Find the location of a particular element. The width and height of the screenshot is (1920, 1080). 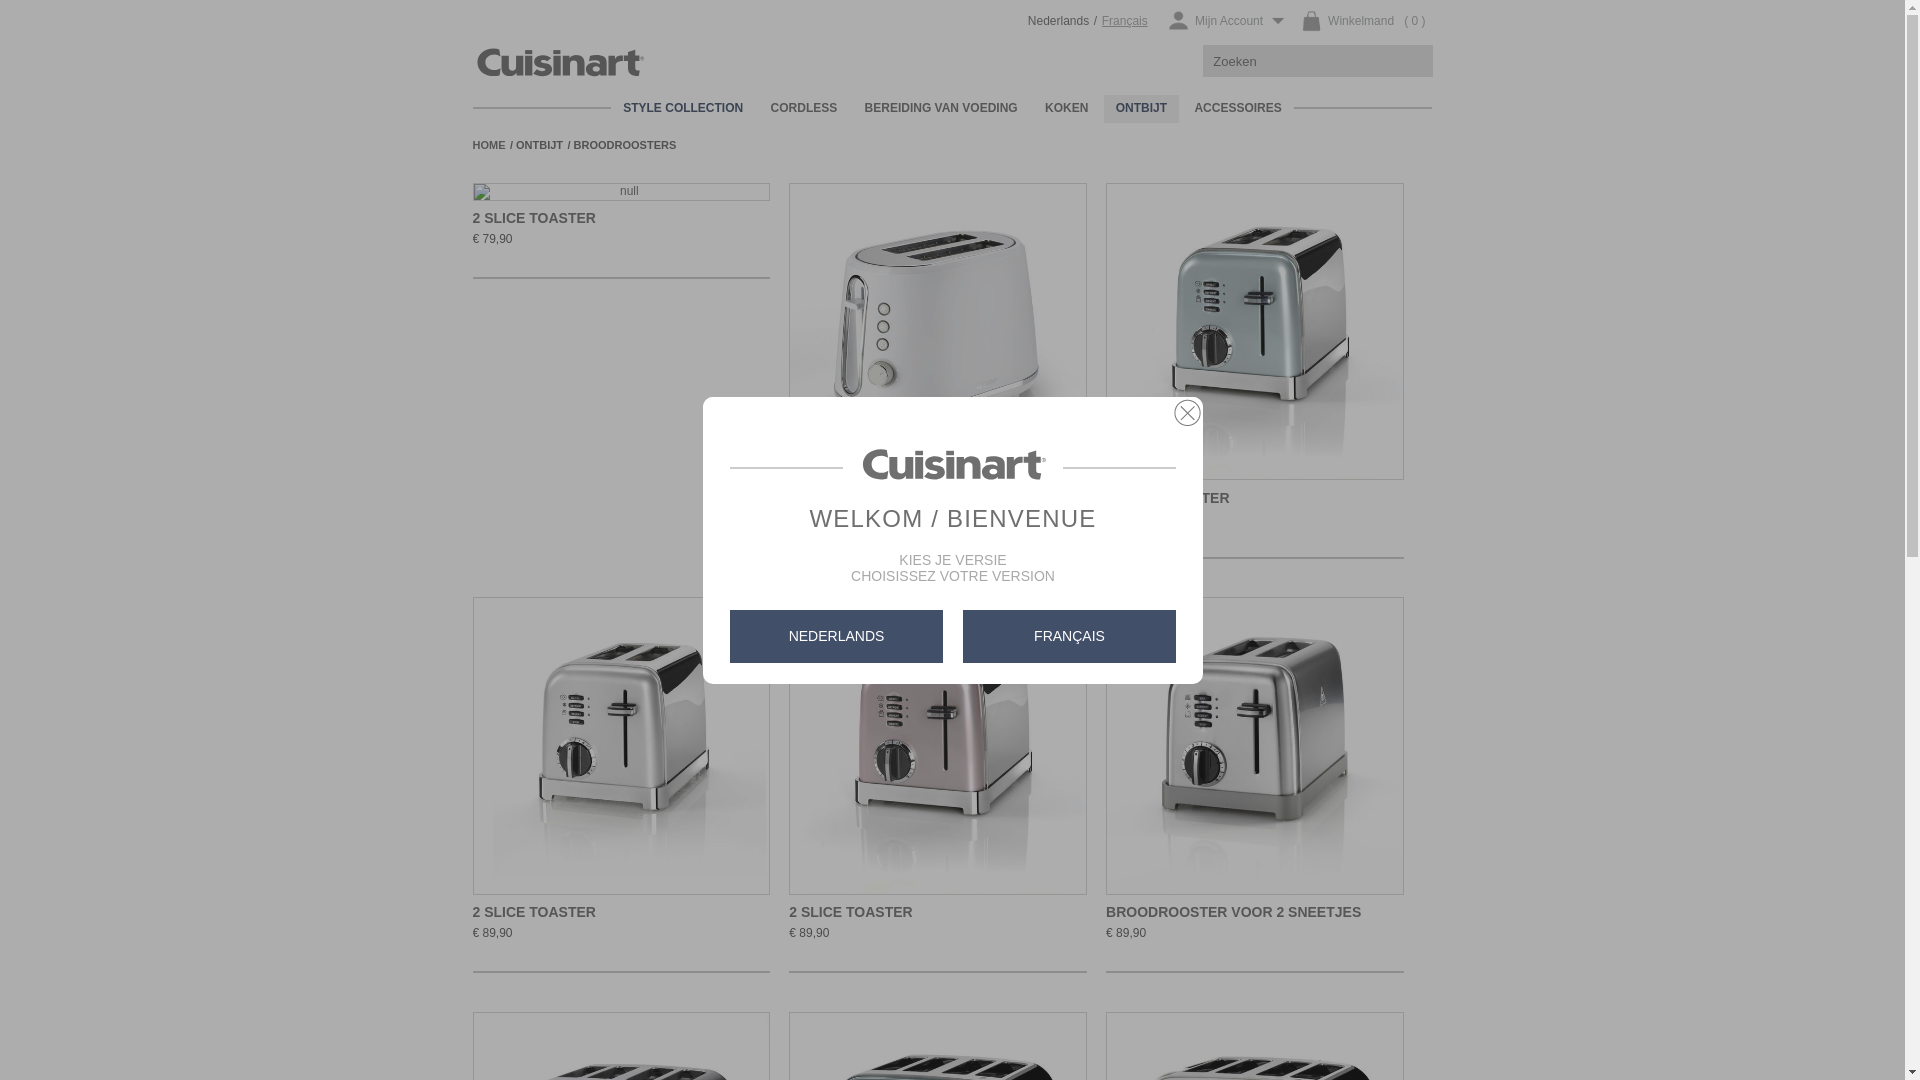

'CORDLESS' is located at coordinates (804, 108).